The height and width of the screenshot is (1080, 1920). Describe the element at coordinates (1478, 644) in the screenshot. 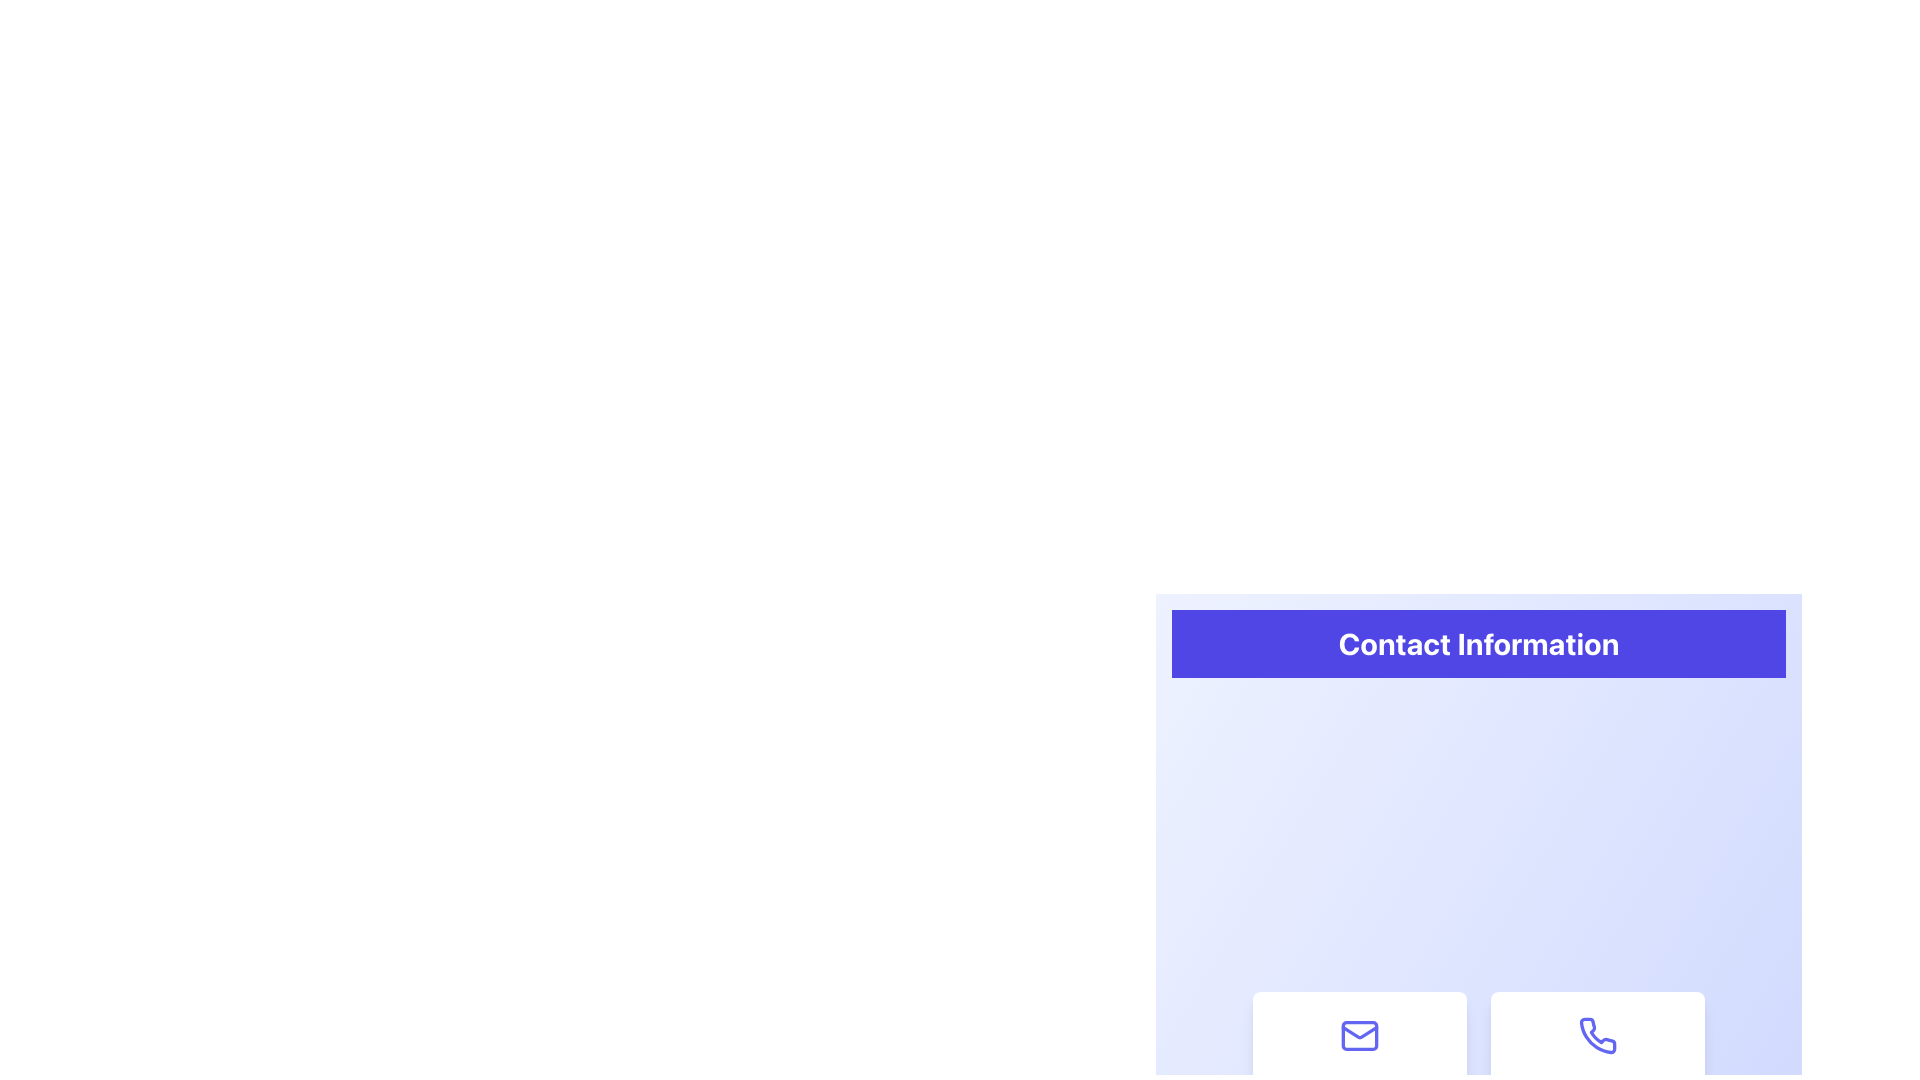

I see `the text label that serves as a title or heading for the section, centrally positioned within an indigo bar at the top of the card` at that location.